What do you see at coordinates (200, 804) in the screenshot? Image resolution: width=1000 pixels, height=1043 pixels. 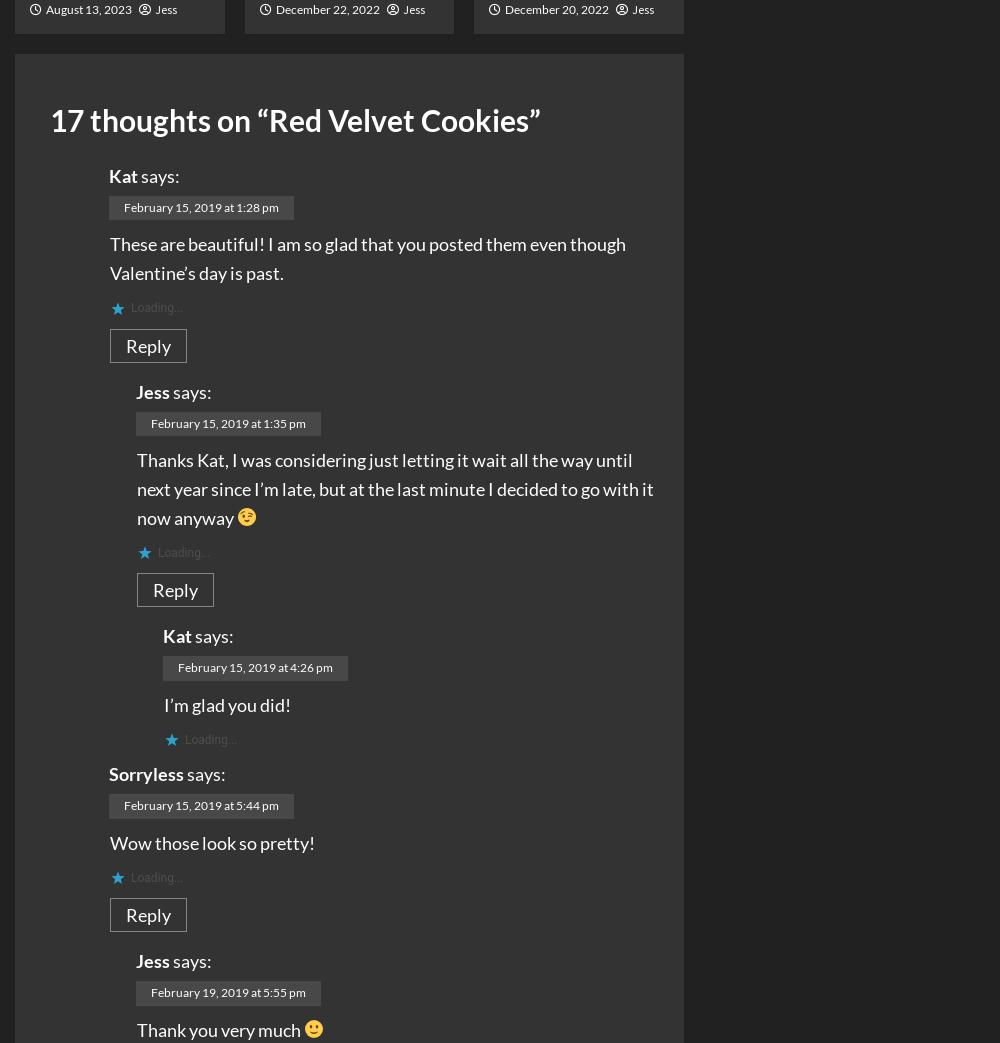 I see `'February 15, 2019 at 5:44 pm'` at bounding box center [200, 804].